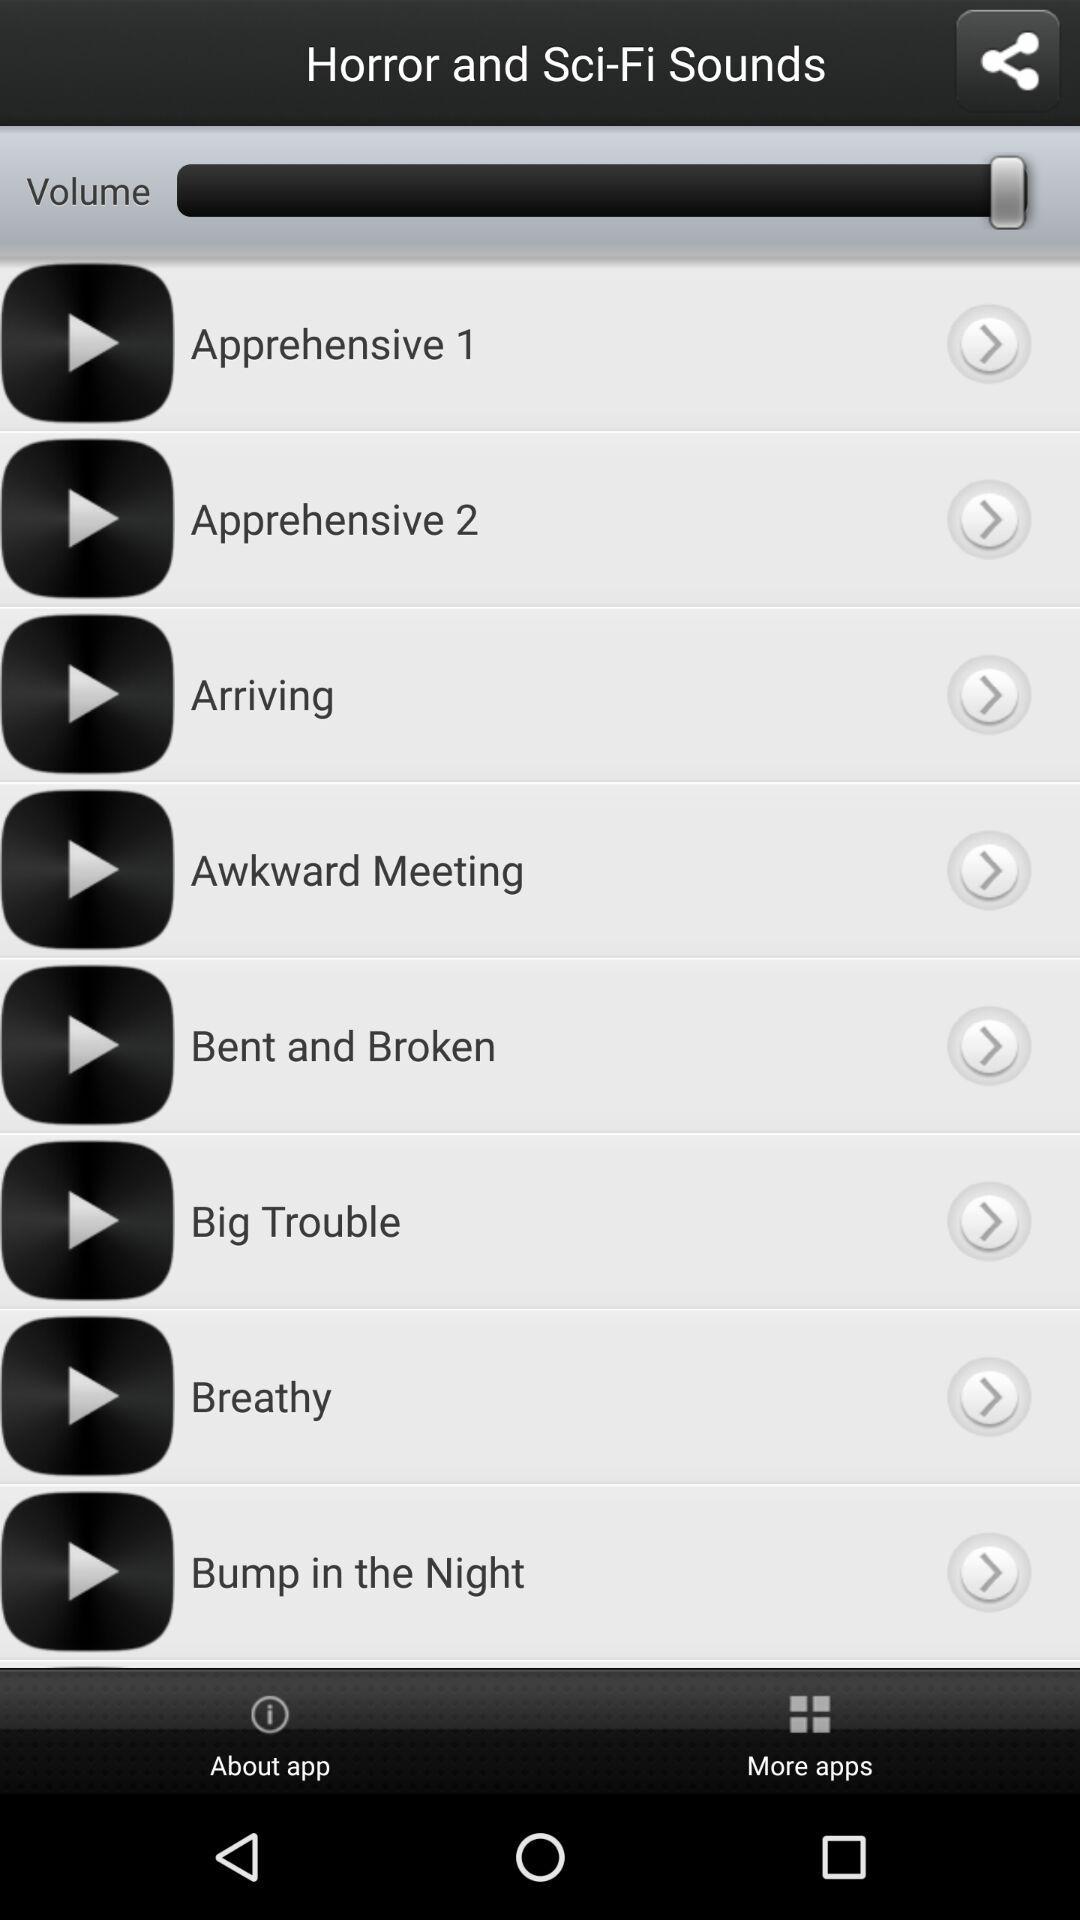  Describe the element at coordinates (987, 869) in the screenshot. I see `more information` at that location.